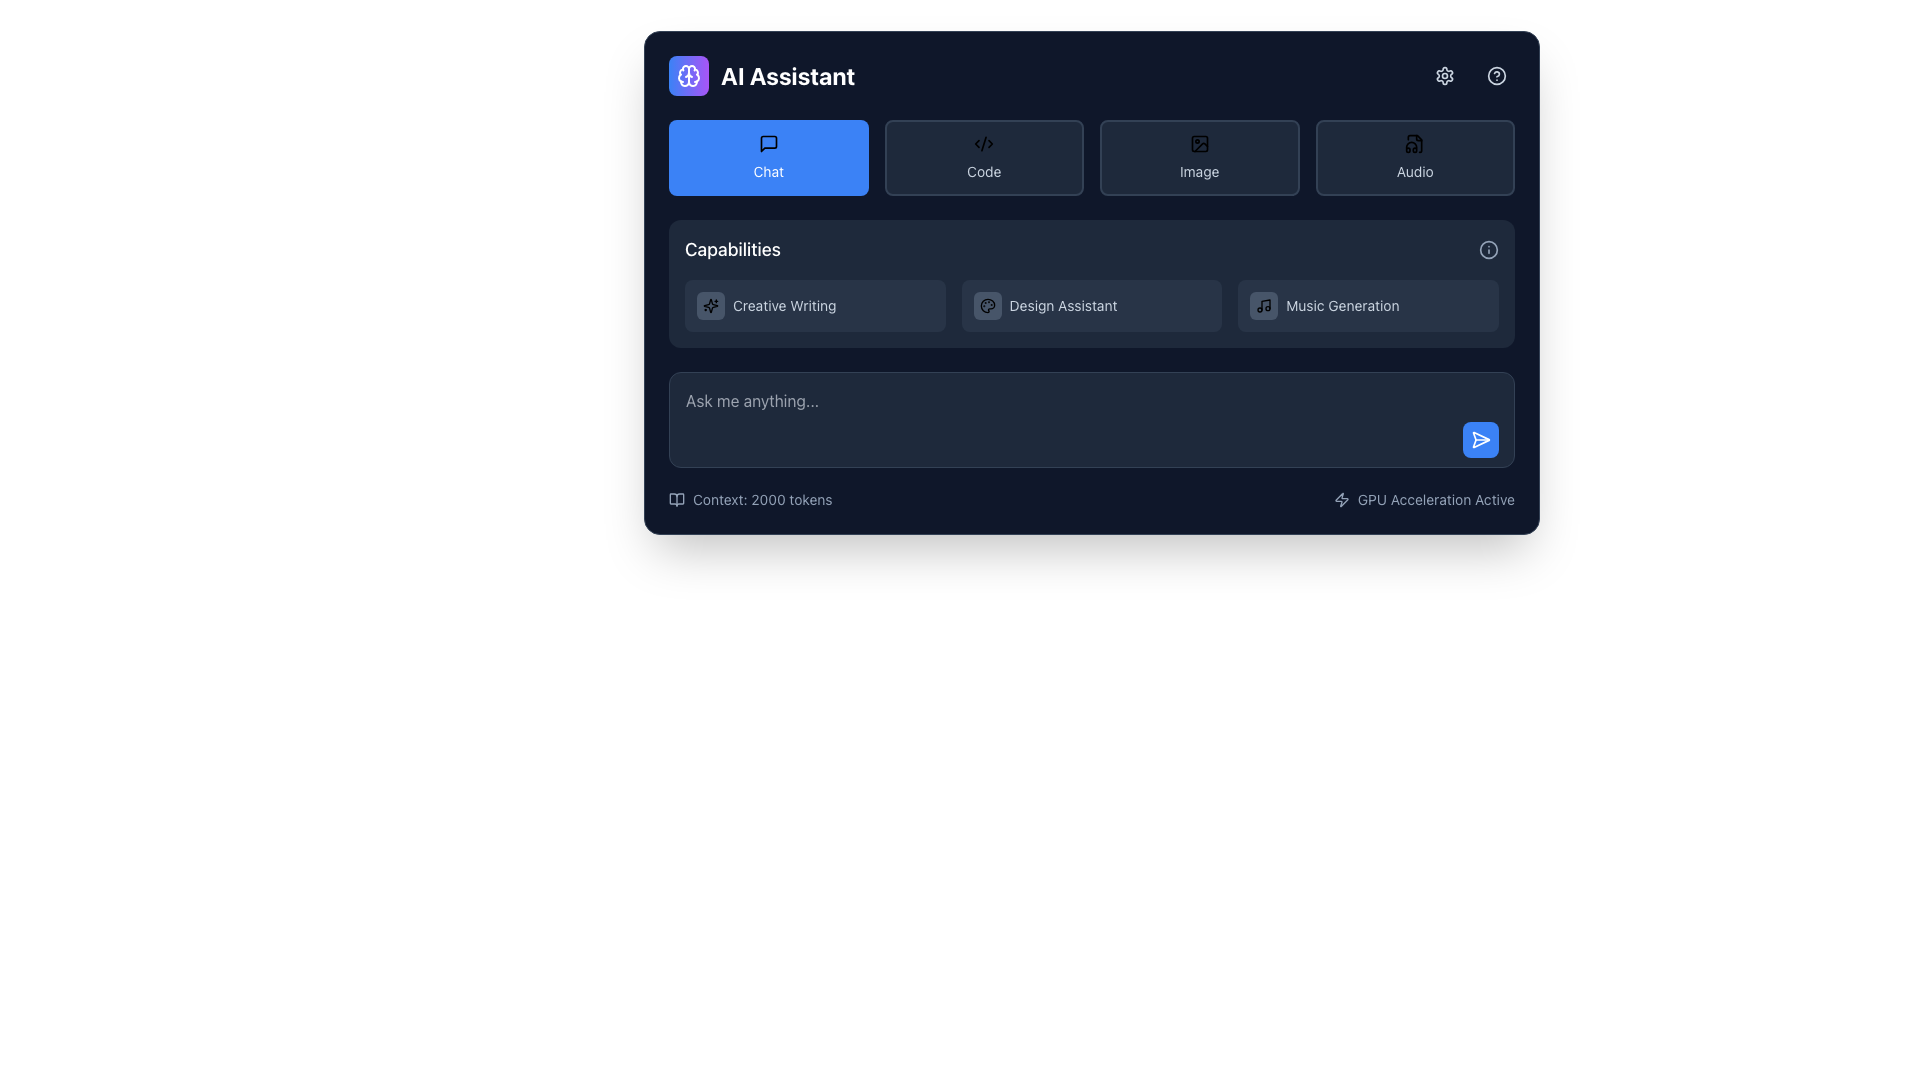  Describe the element at coordinates (1414, 157) in the screenshot. I see `the 'Audio' button, which is a rectangular button with an icon of a document and audio markings, located in the top-right section of the interface` at that location.